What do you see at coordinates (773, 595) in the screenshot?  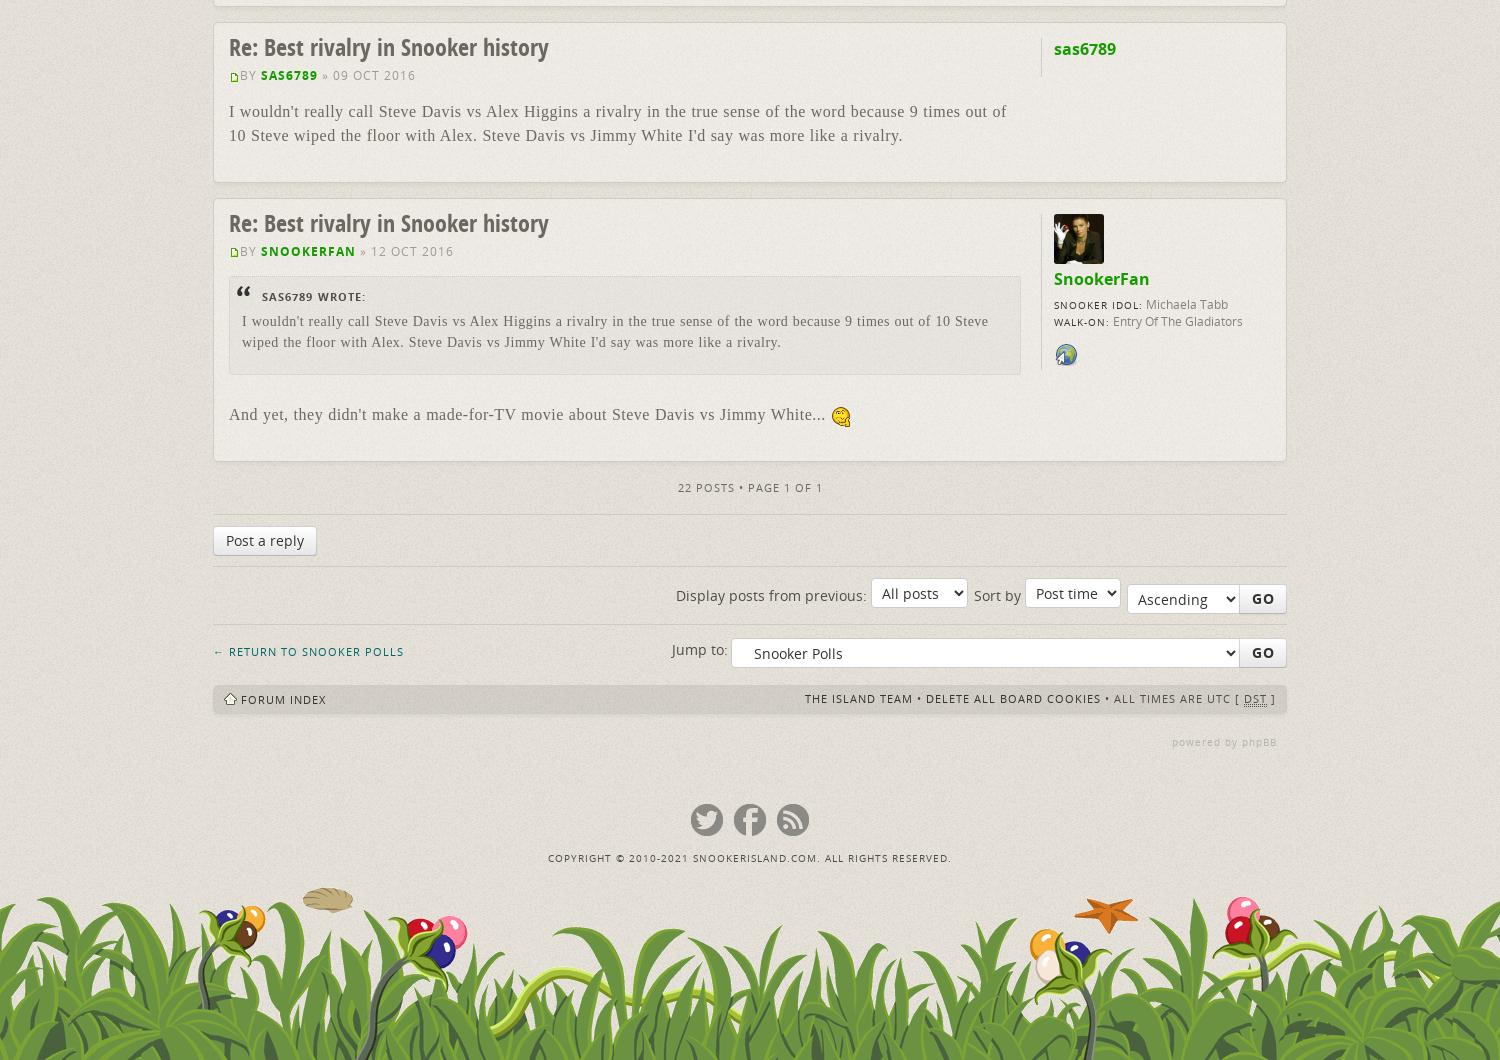 I see `'Display posts from previous:'` at bounding box center [773, 595].